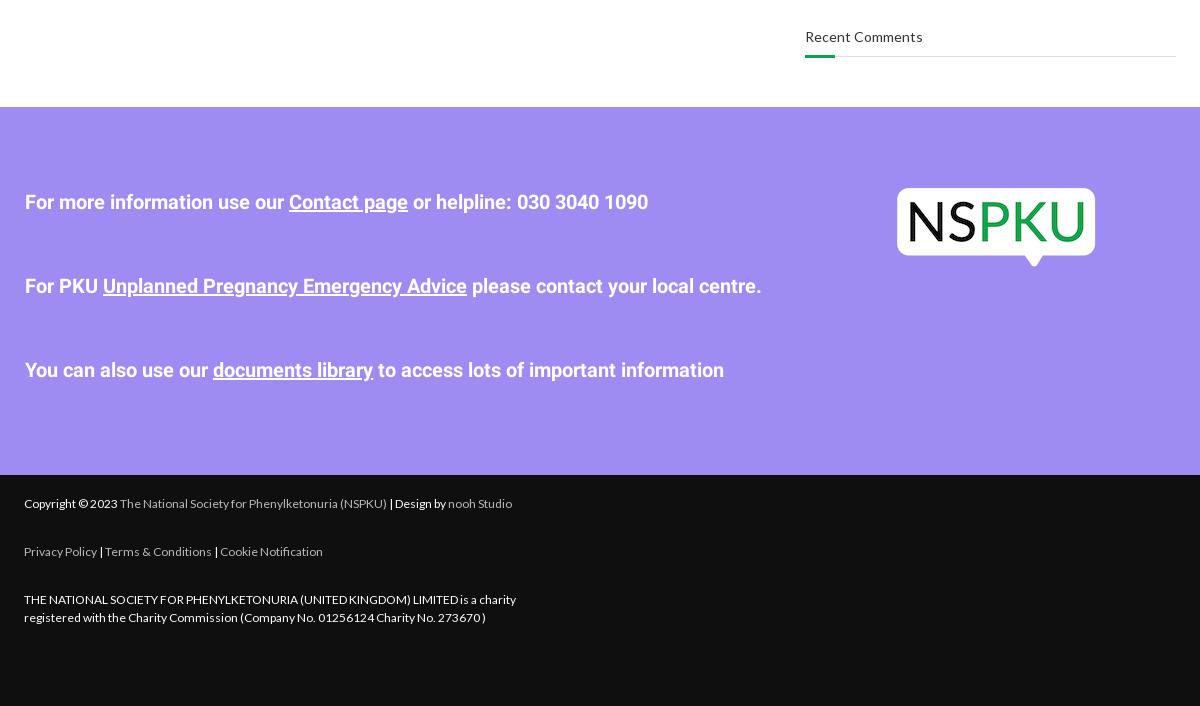 The width and height of the screenshot is (1200, 706). Describe the element at coordinates (24, 597) in the screenshot. I see `'THE NATIONAL SOCIETY FOR PHENYLKETONURIA (UNITED KINGDOM) LIMITED is a charity'` at that location.